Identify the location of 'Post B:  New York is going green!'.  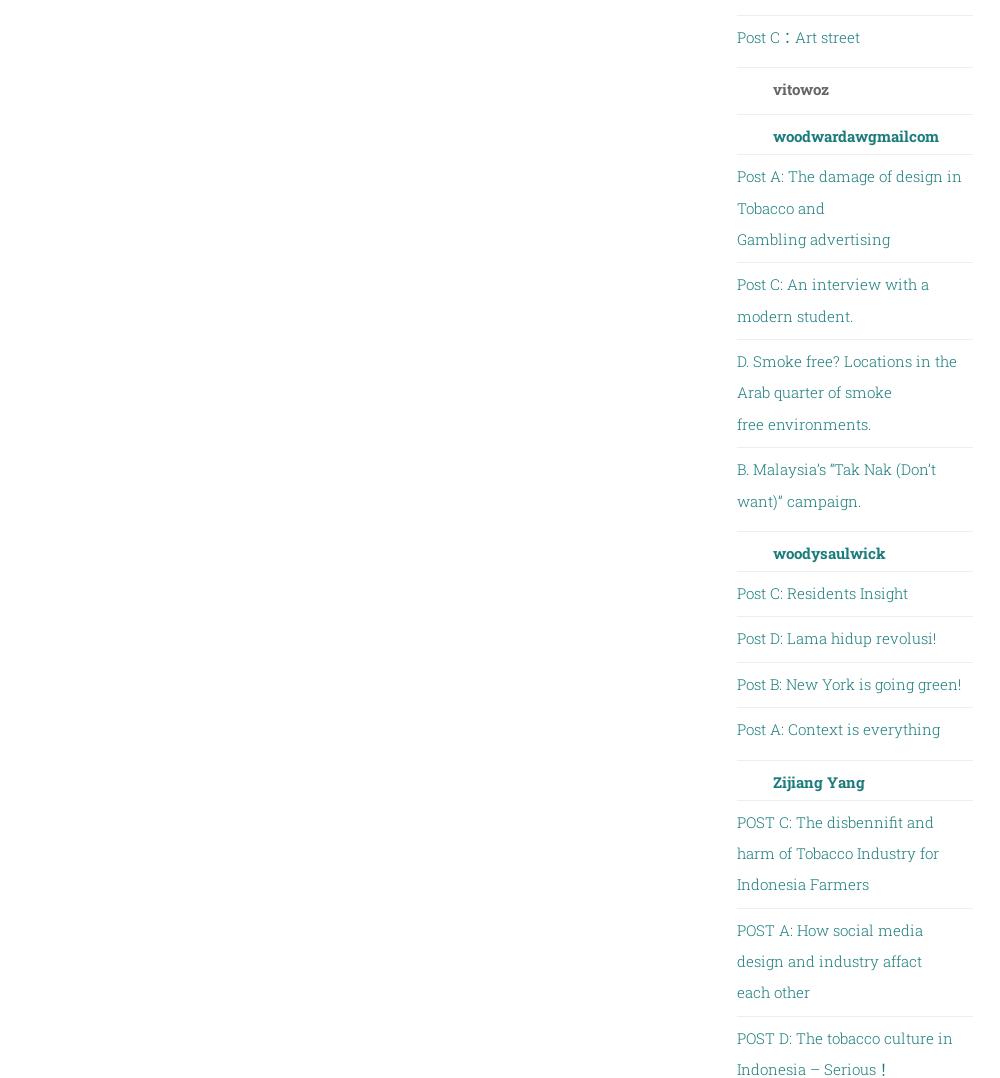
(847, 683).